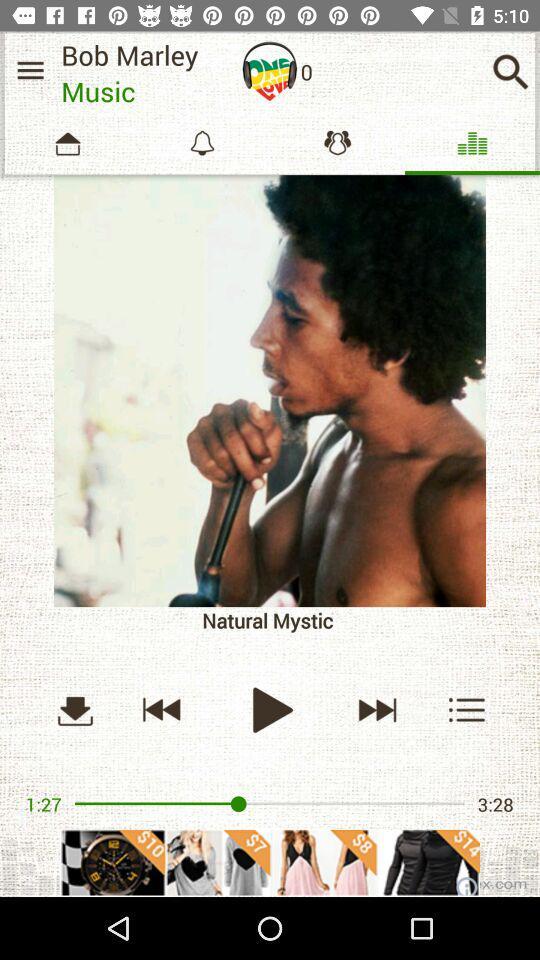 This screenshot has width=540, height=960. I want to click on headphone button, so click(270, 71).